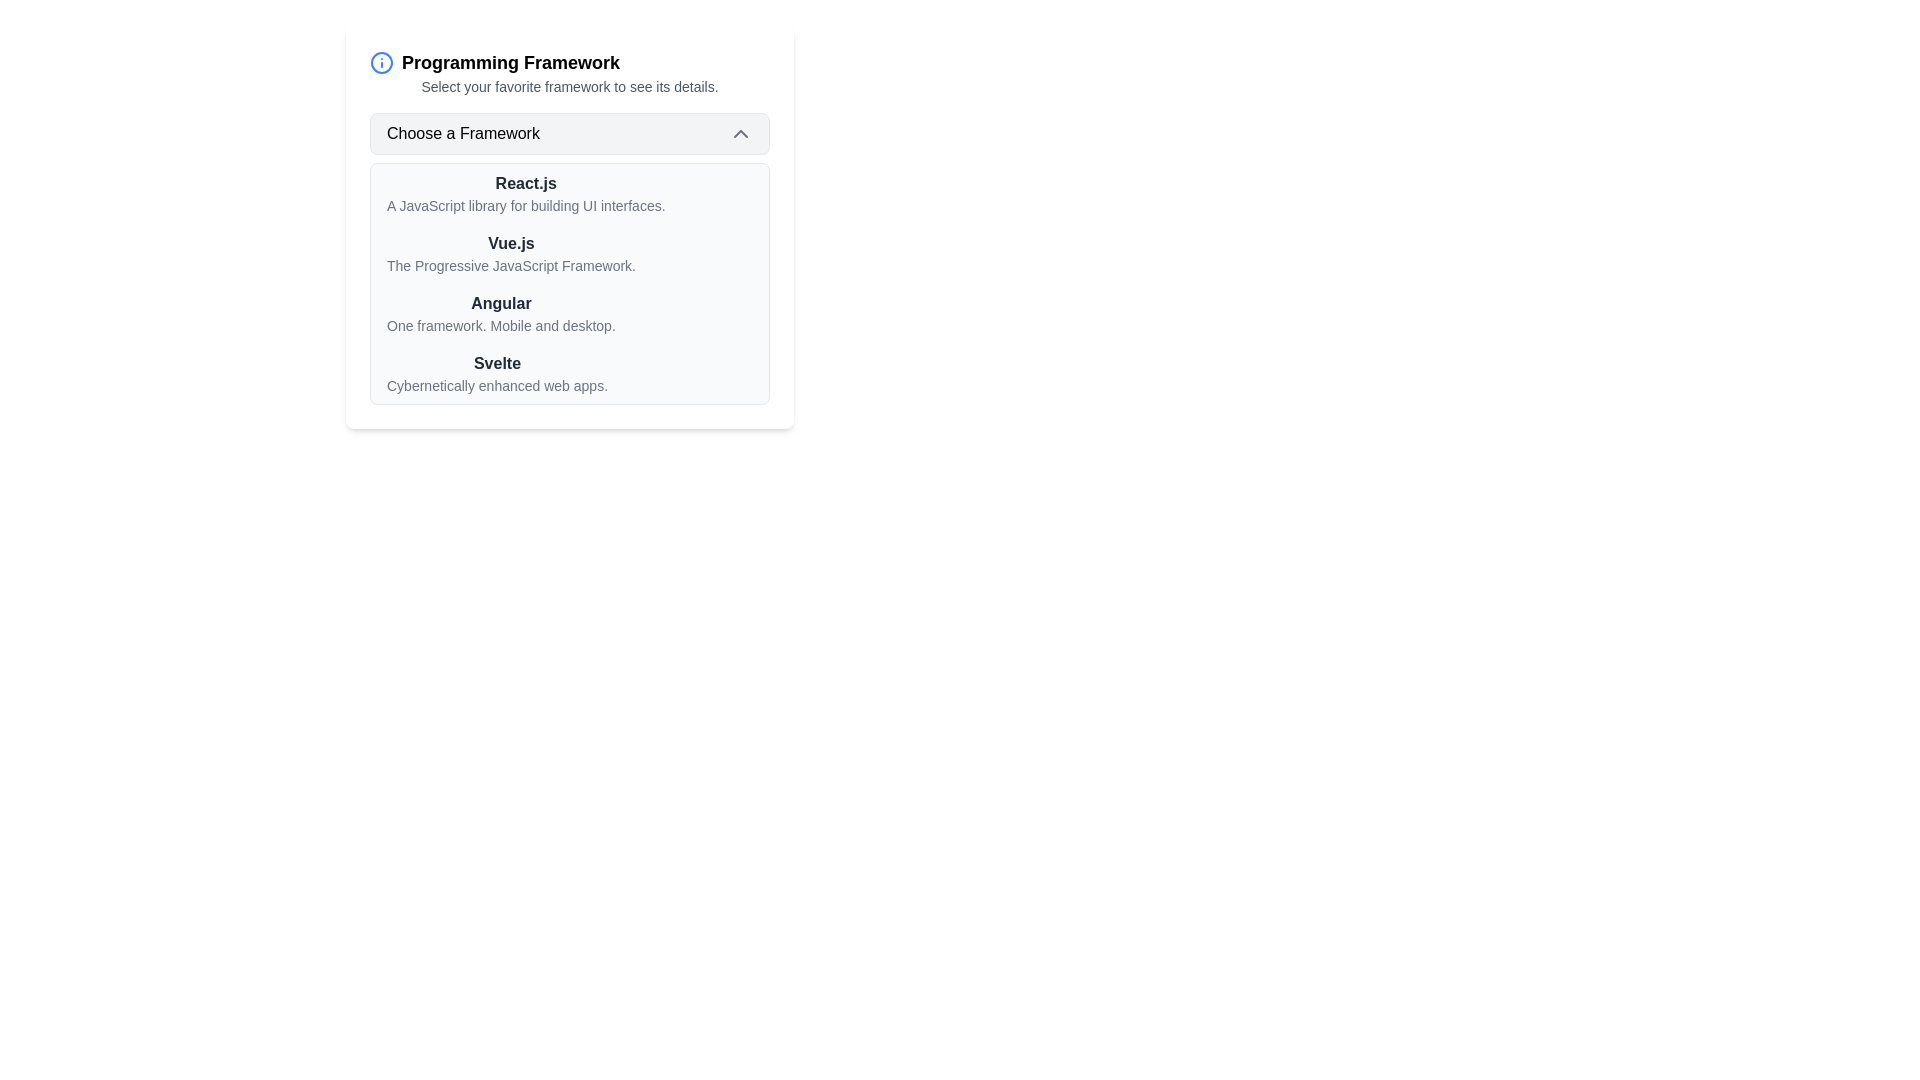 The width and height of the screenshot is (1920, 1080). I want to click on text block containing the main heading 'React.js' and the subheading 'A JavaScript library for building UI interfaces.' which is the first item in the list under the section titled 'Choose a Framework', so click(526, 193).